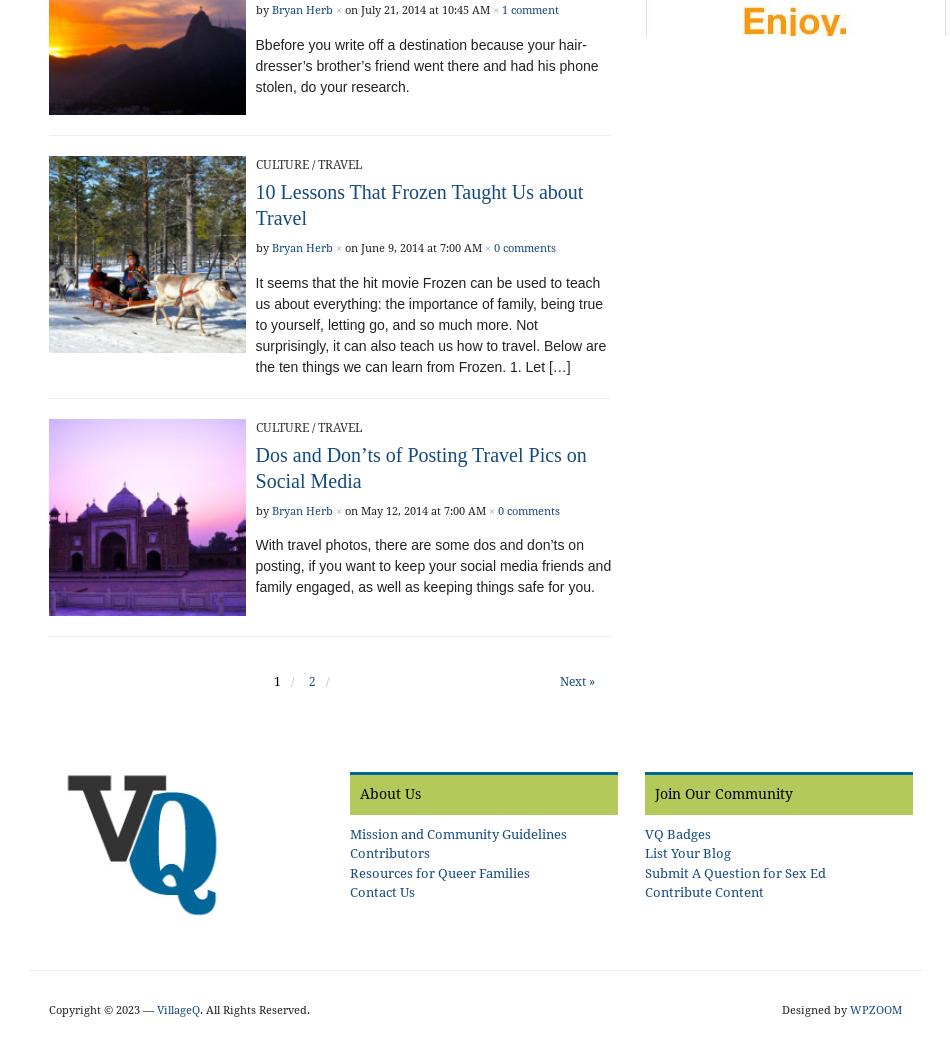 The image size is (950, 1053). I want to click on '2', so click(310, 680).